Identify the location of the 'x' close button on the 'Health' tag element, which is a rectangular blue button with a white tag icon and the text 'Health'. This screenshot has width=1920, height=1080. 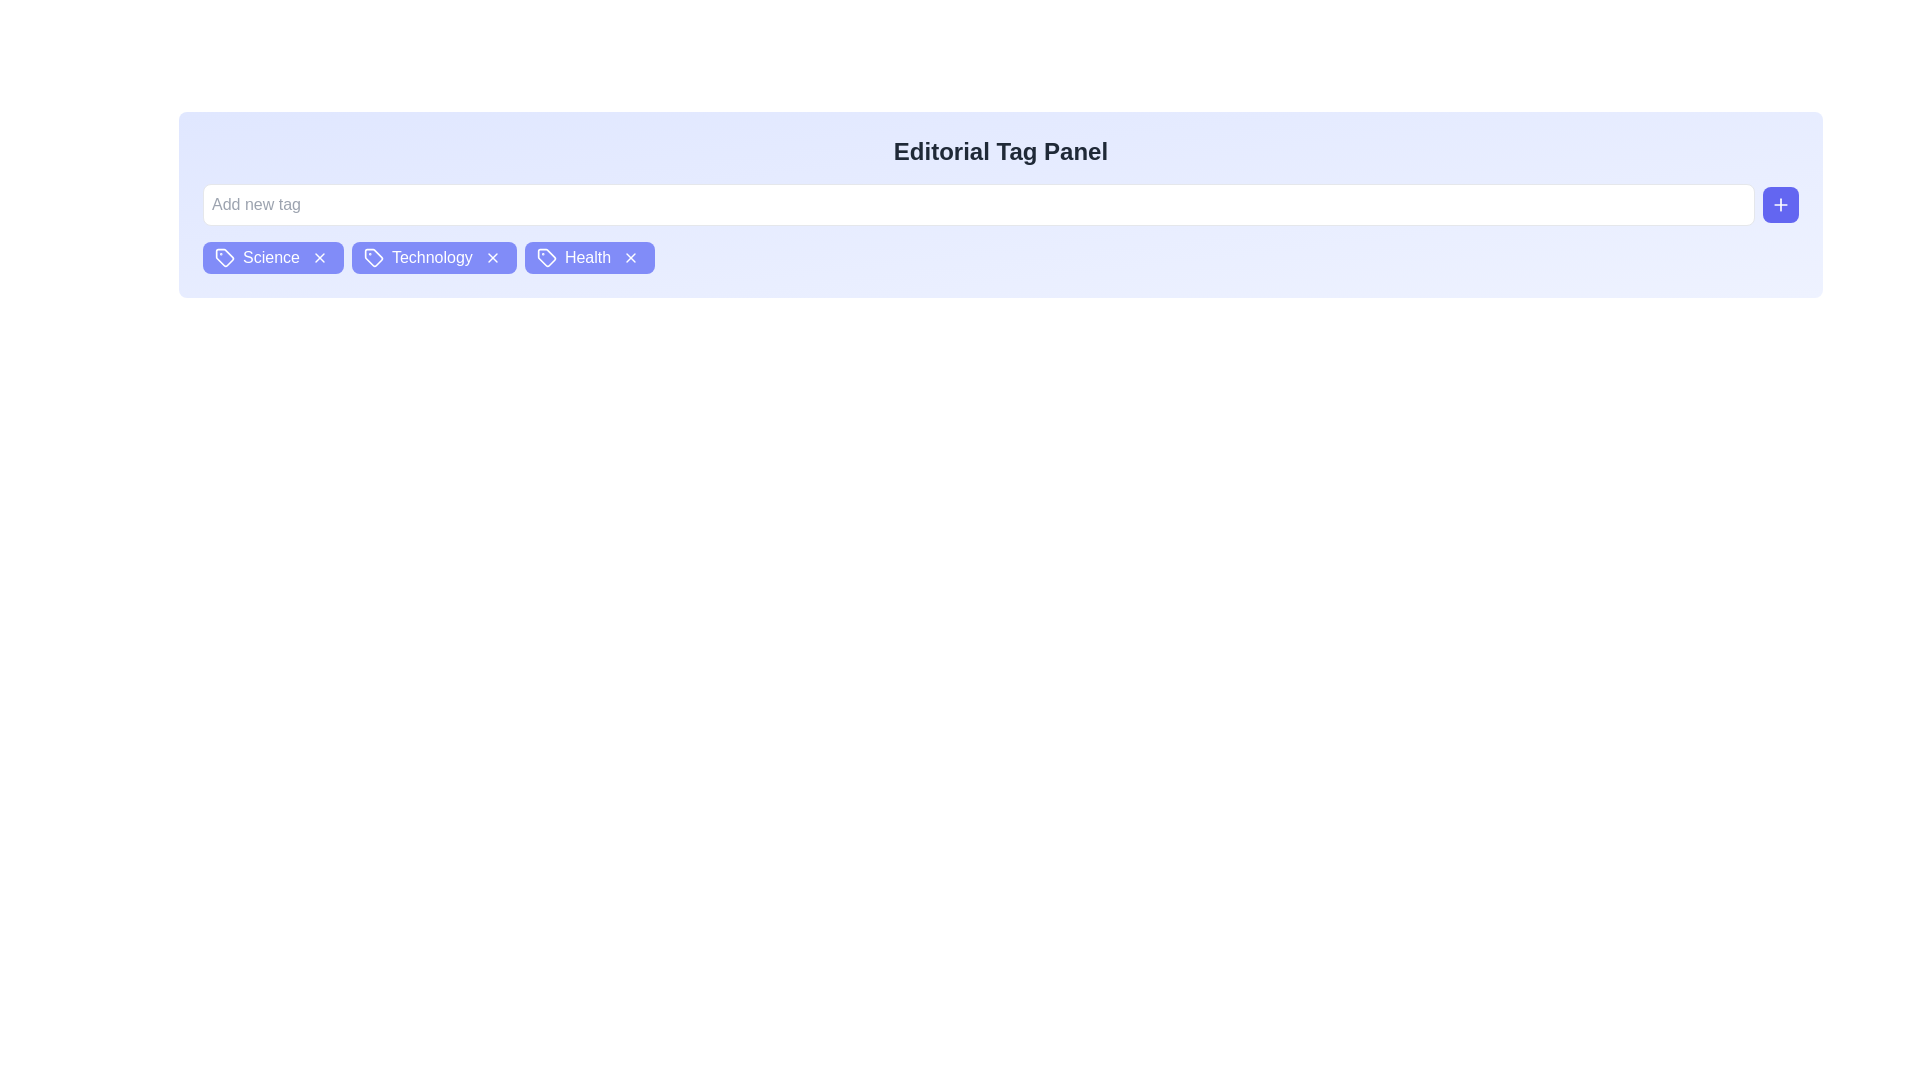
(589, 257).